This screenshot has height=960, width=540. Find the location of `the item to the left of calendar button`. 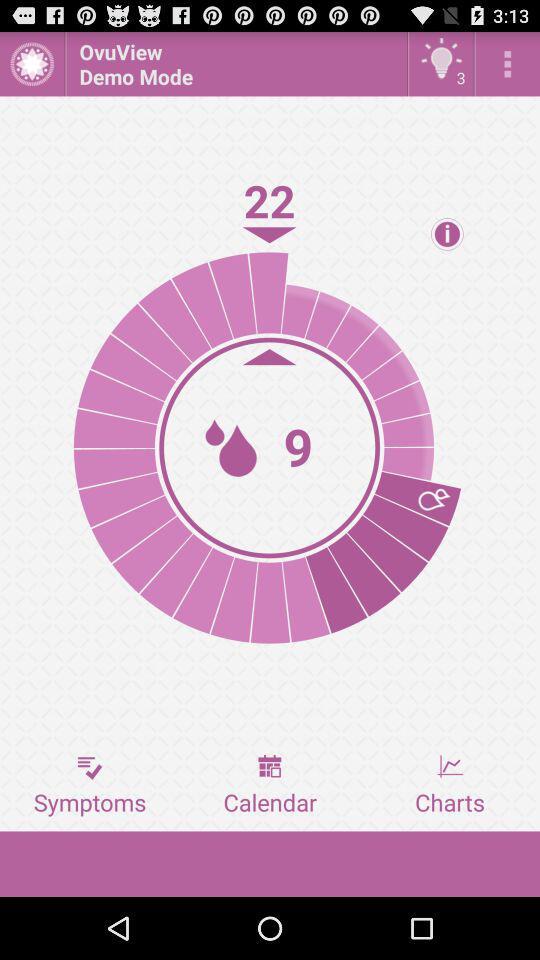

the item to the left of calendar button is located at coordinates (89, 785).